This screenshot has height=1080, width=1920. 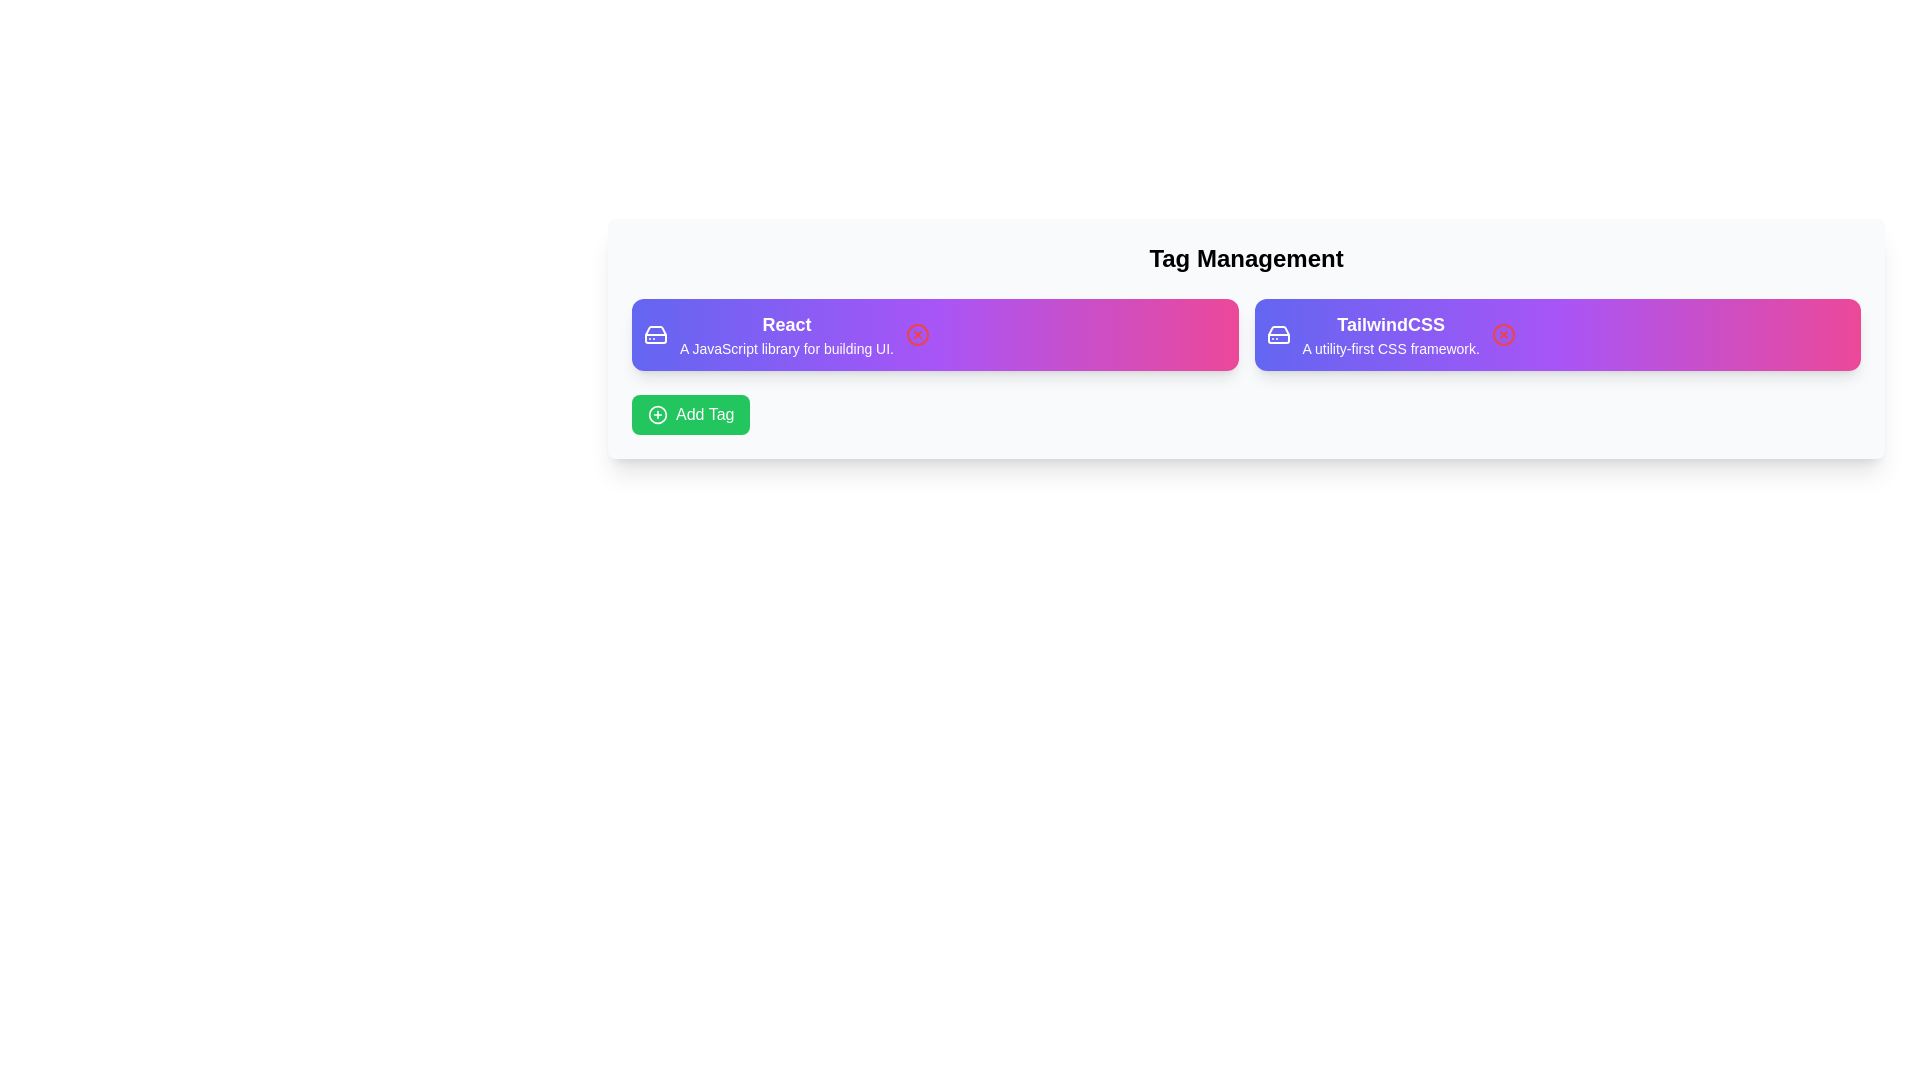 What do you see at coordinates (691, 414) in the screenshot?
I see `the vibrant green button located below the 'React' box in the 'Tag Management' section` at bounding box center [691, 414].